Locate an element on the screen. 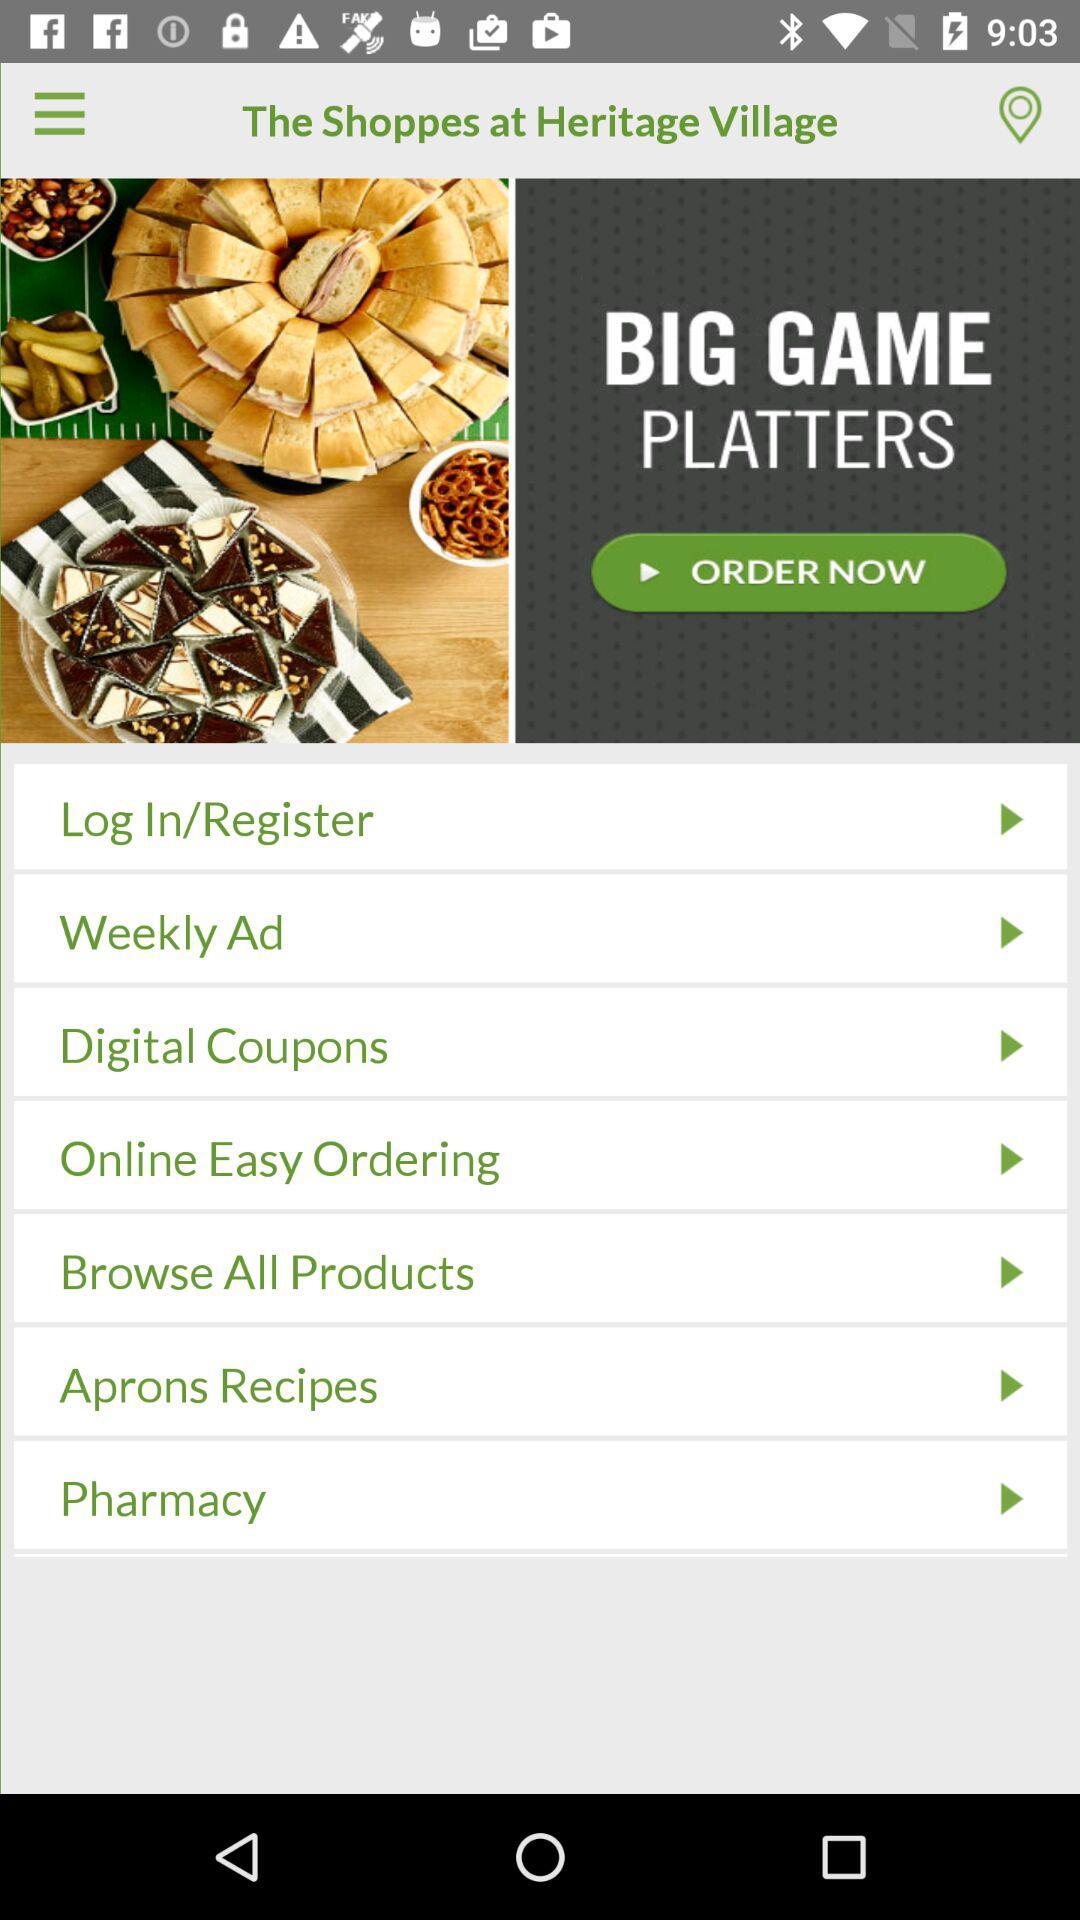  the icon to the right of online easy ordering is located at coordinates (1011, 1159).